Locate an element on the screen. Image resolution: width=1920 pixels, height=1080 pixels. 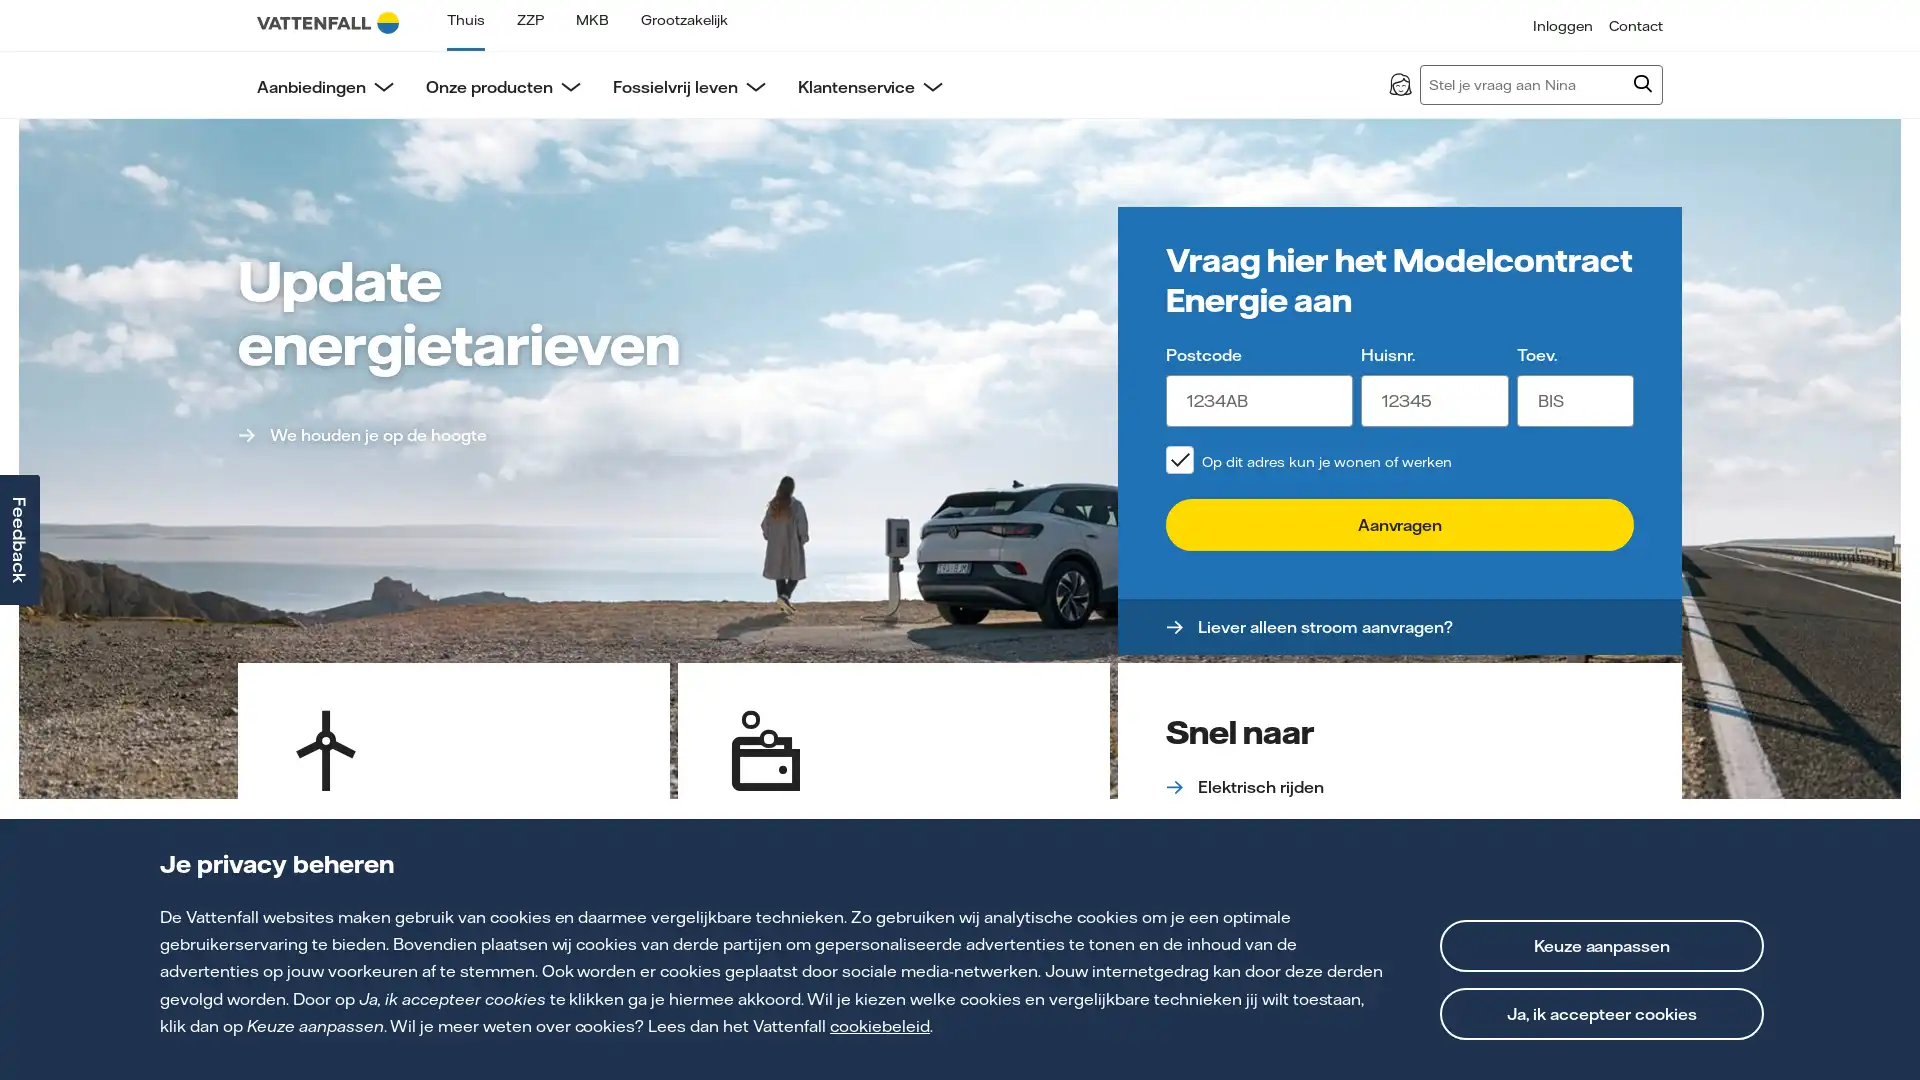
Ja, ik accepteer cookies is located at coordinates (1602, 1014).